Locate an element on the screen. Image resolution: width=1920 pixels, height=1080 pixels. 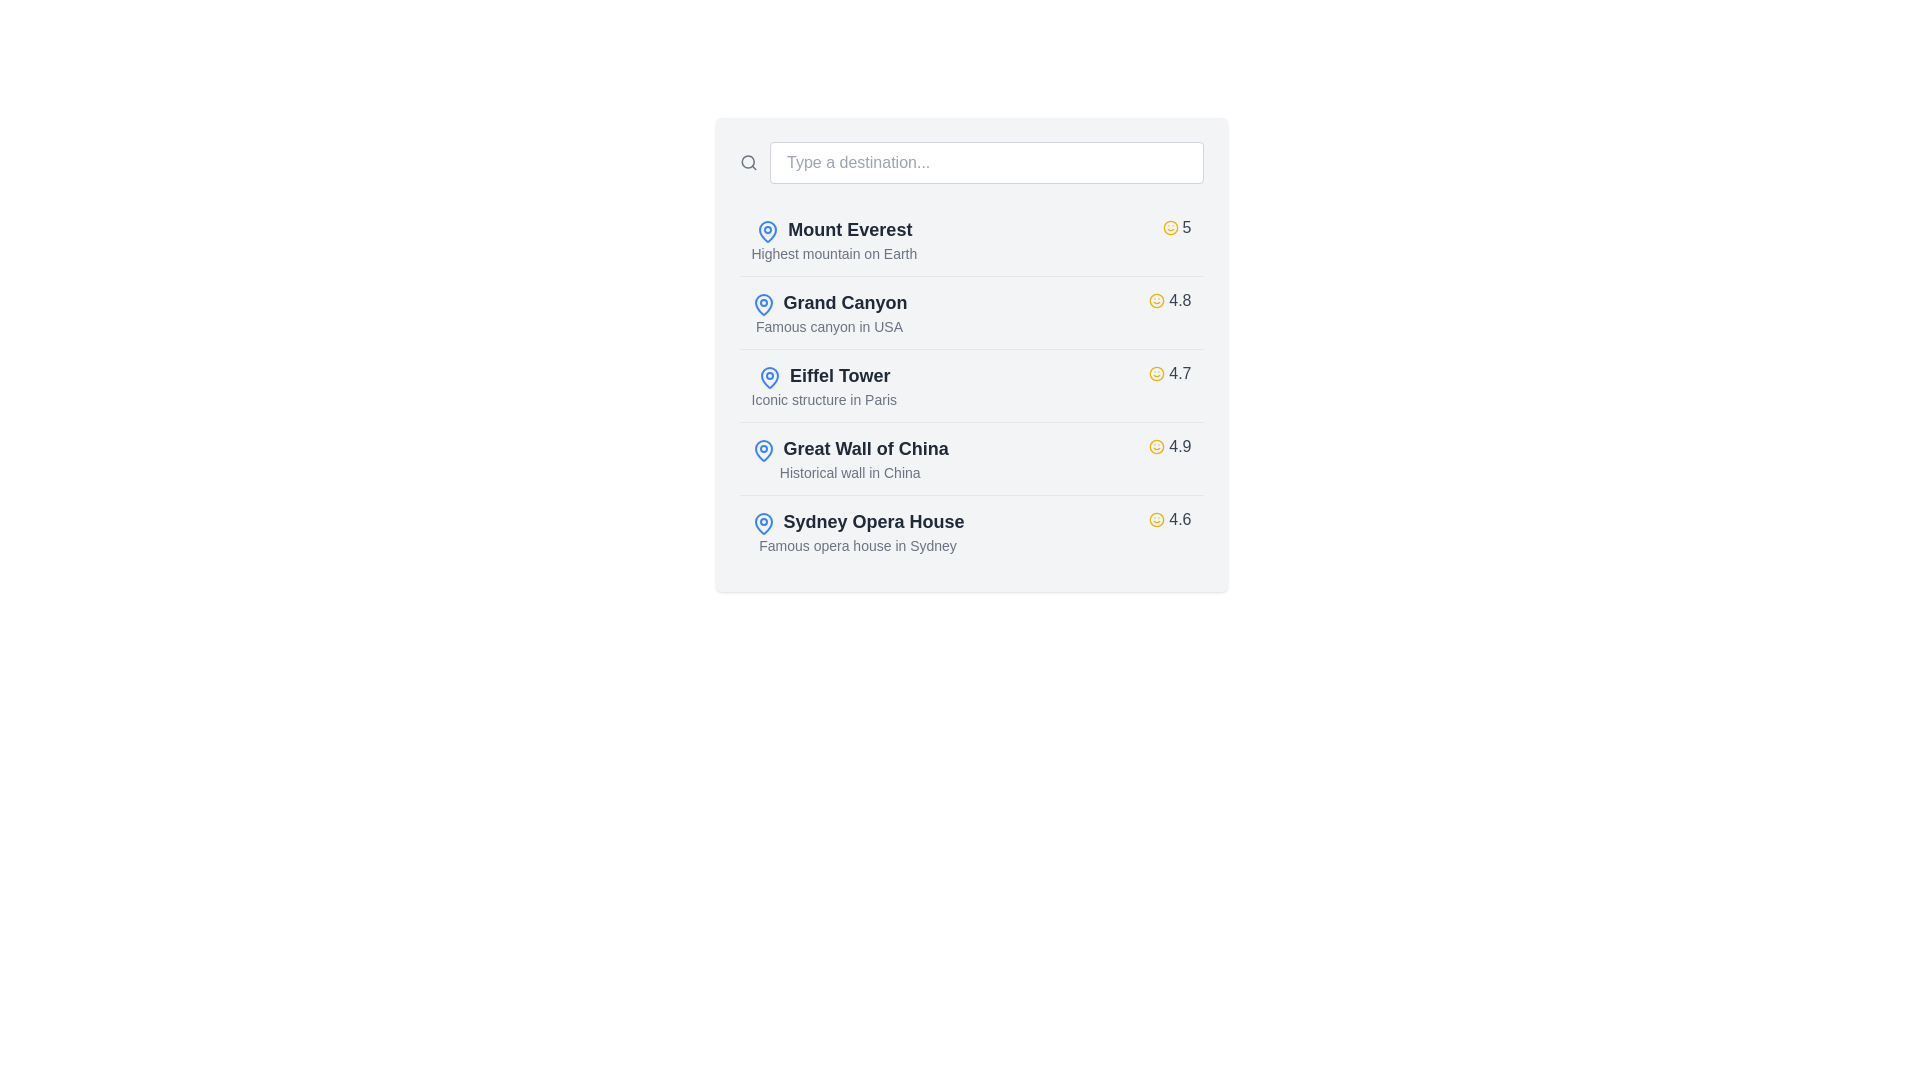
the second list item detailing information about the Grand Canyon is located at coordinates (971, 312).